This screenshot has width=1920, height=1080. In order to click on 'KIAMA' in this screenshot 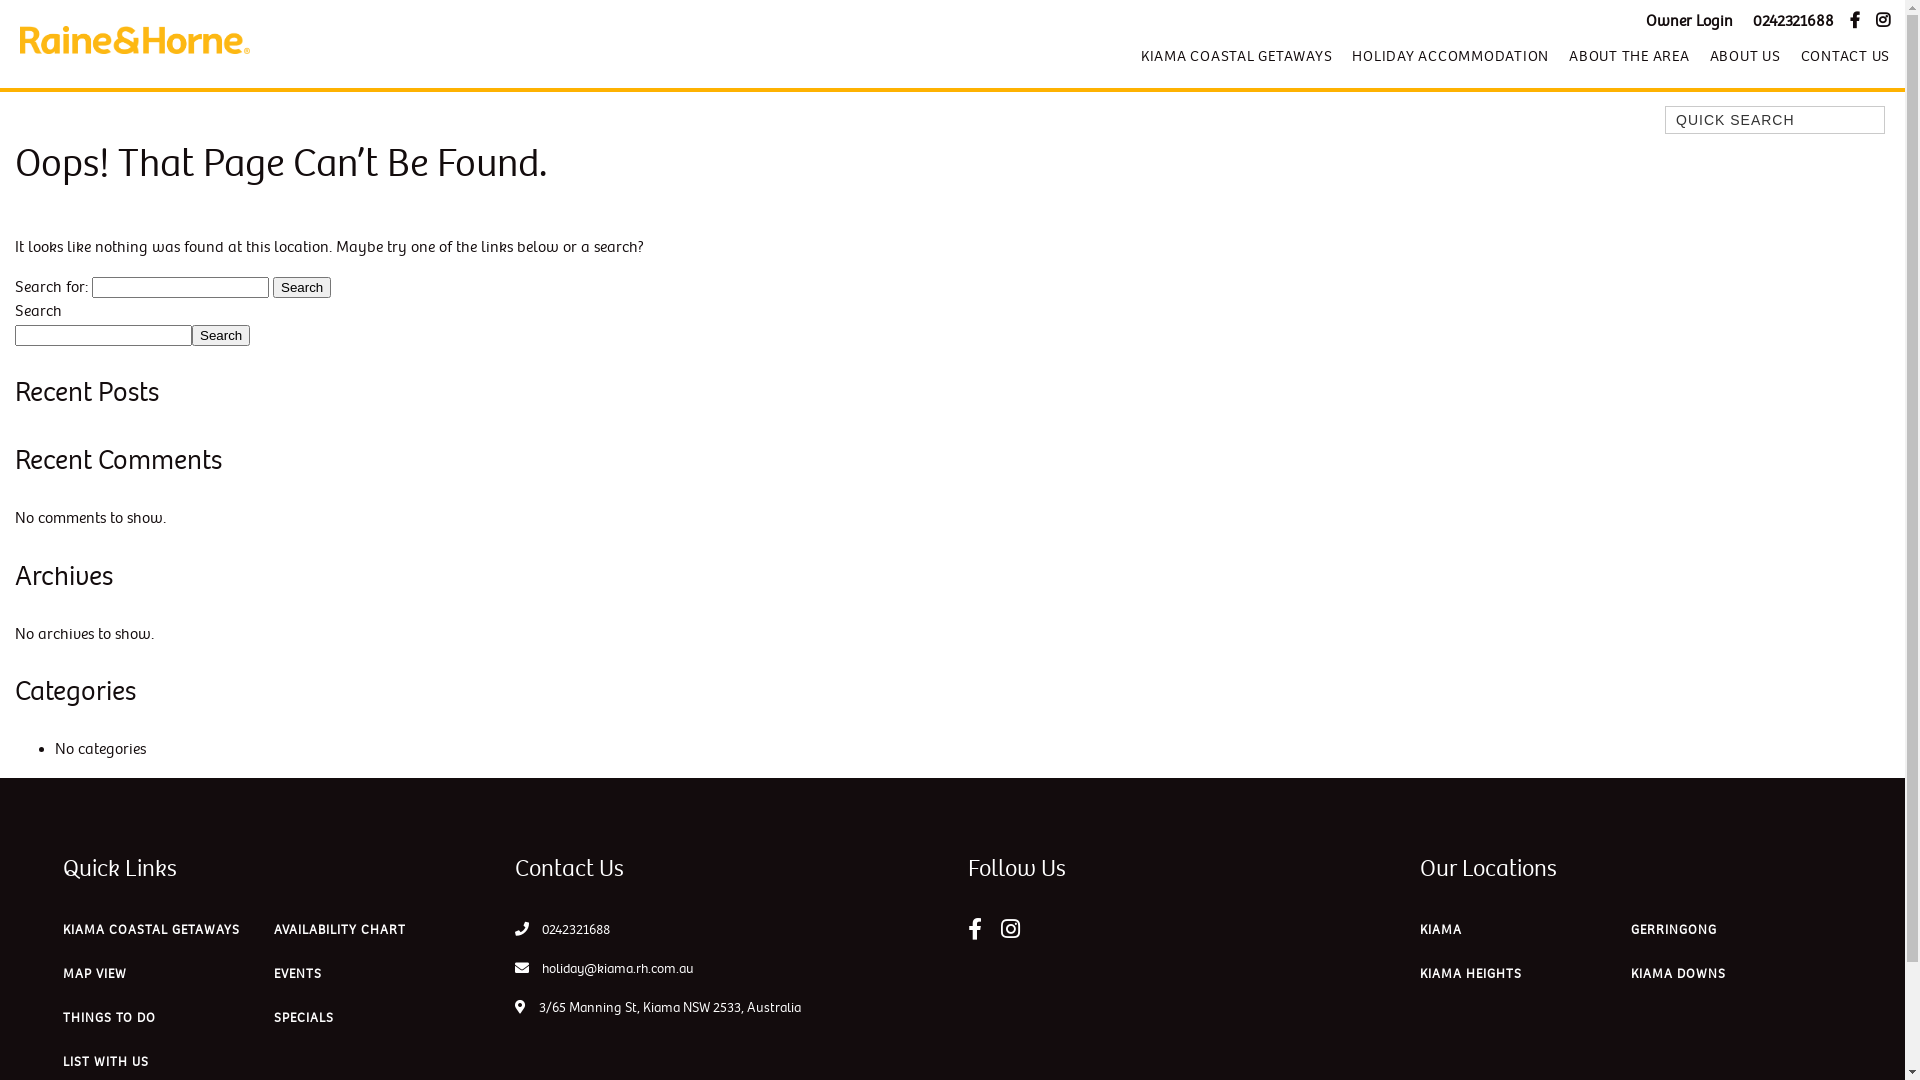, I will do `click(1440, 934)`.